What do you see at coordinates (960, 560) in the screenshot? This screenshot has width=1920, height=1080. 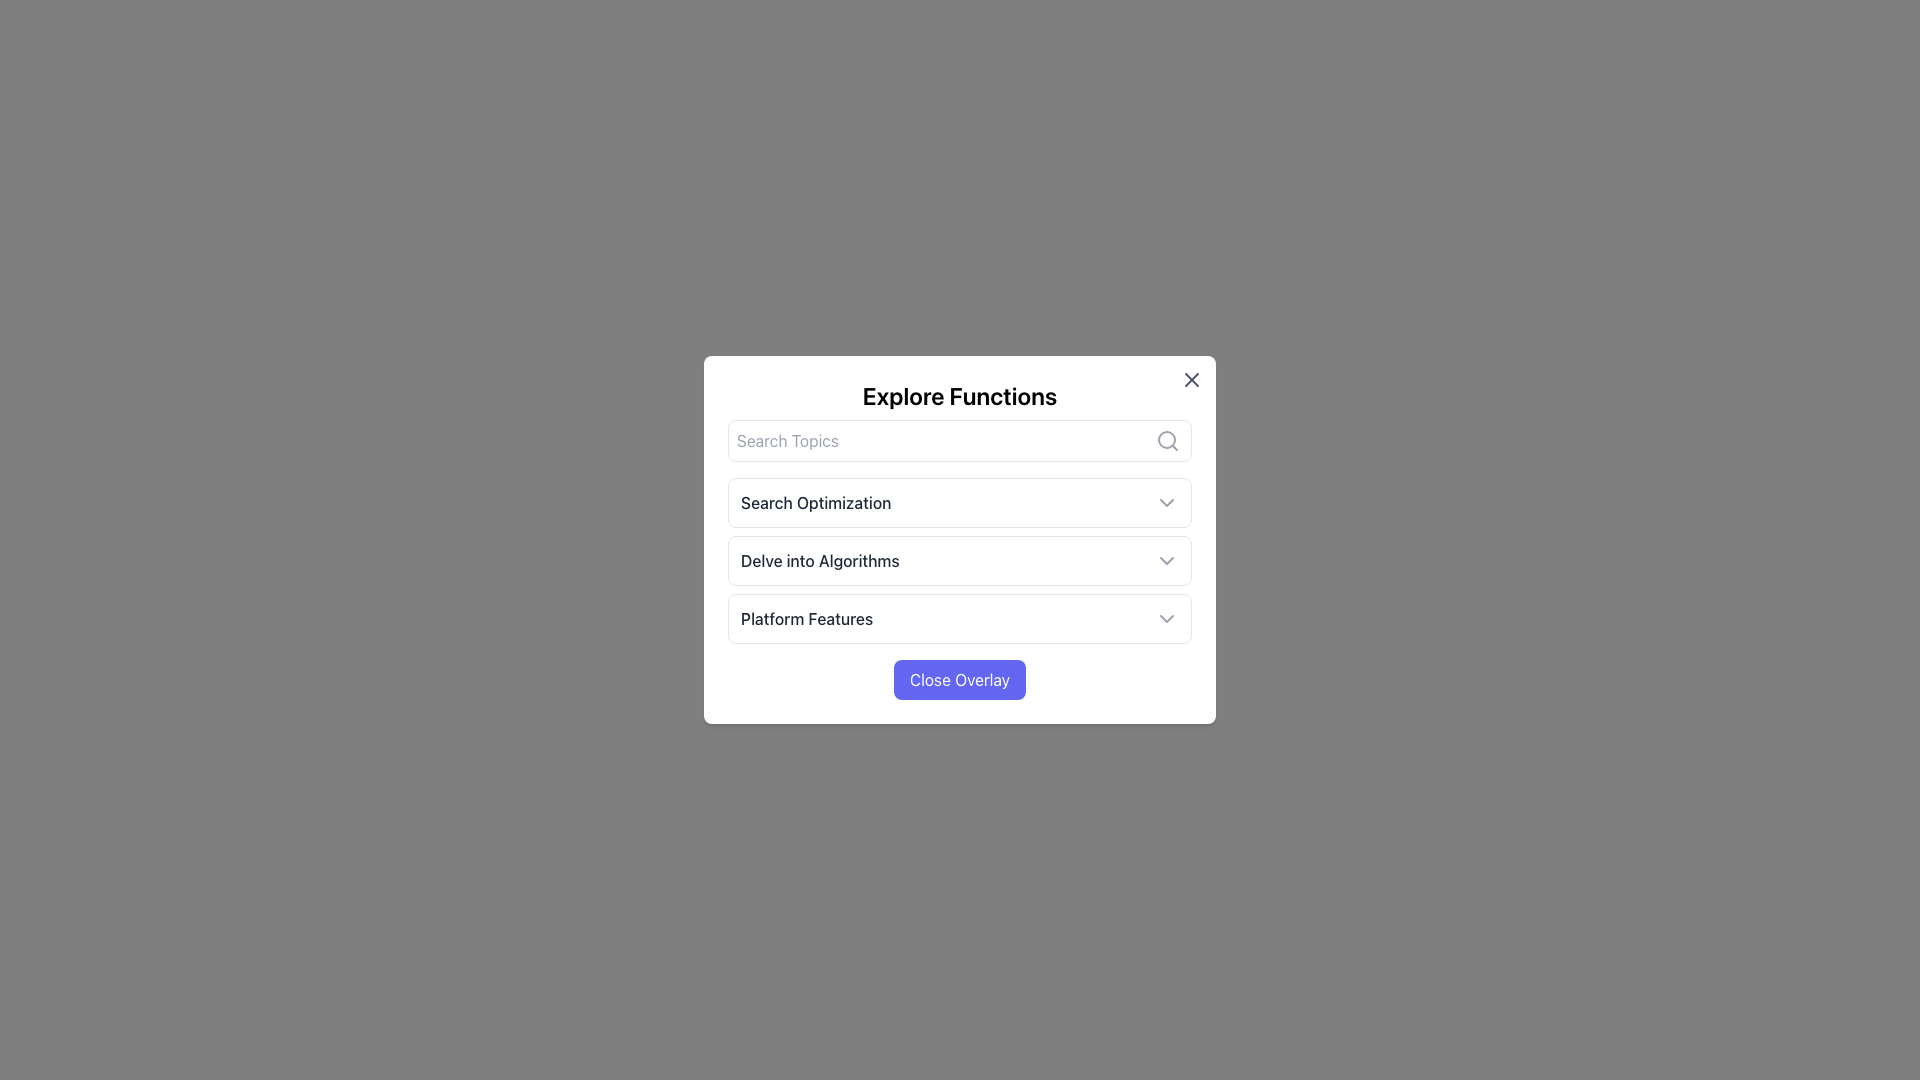 I see `the dropdown menu located centrally within the modal dialog titled 'Explore Functions'` at bounding box center [960, 560].